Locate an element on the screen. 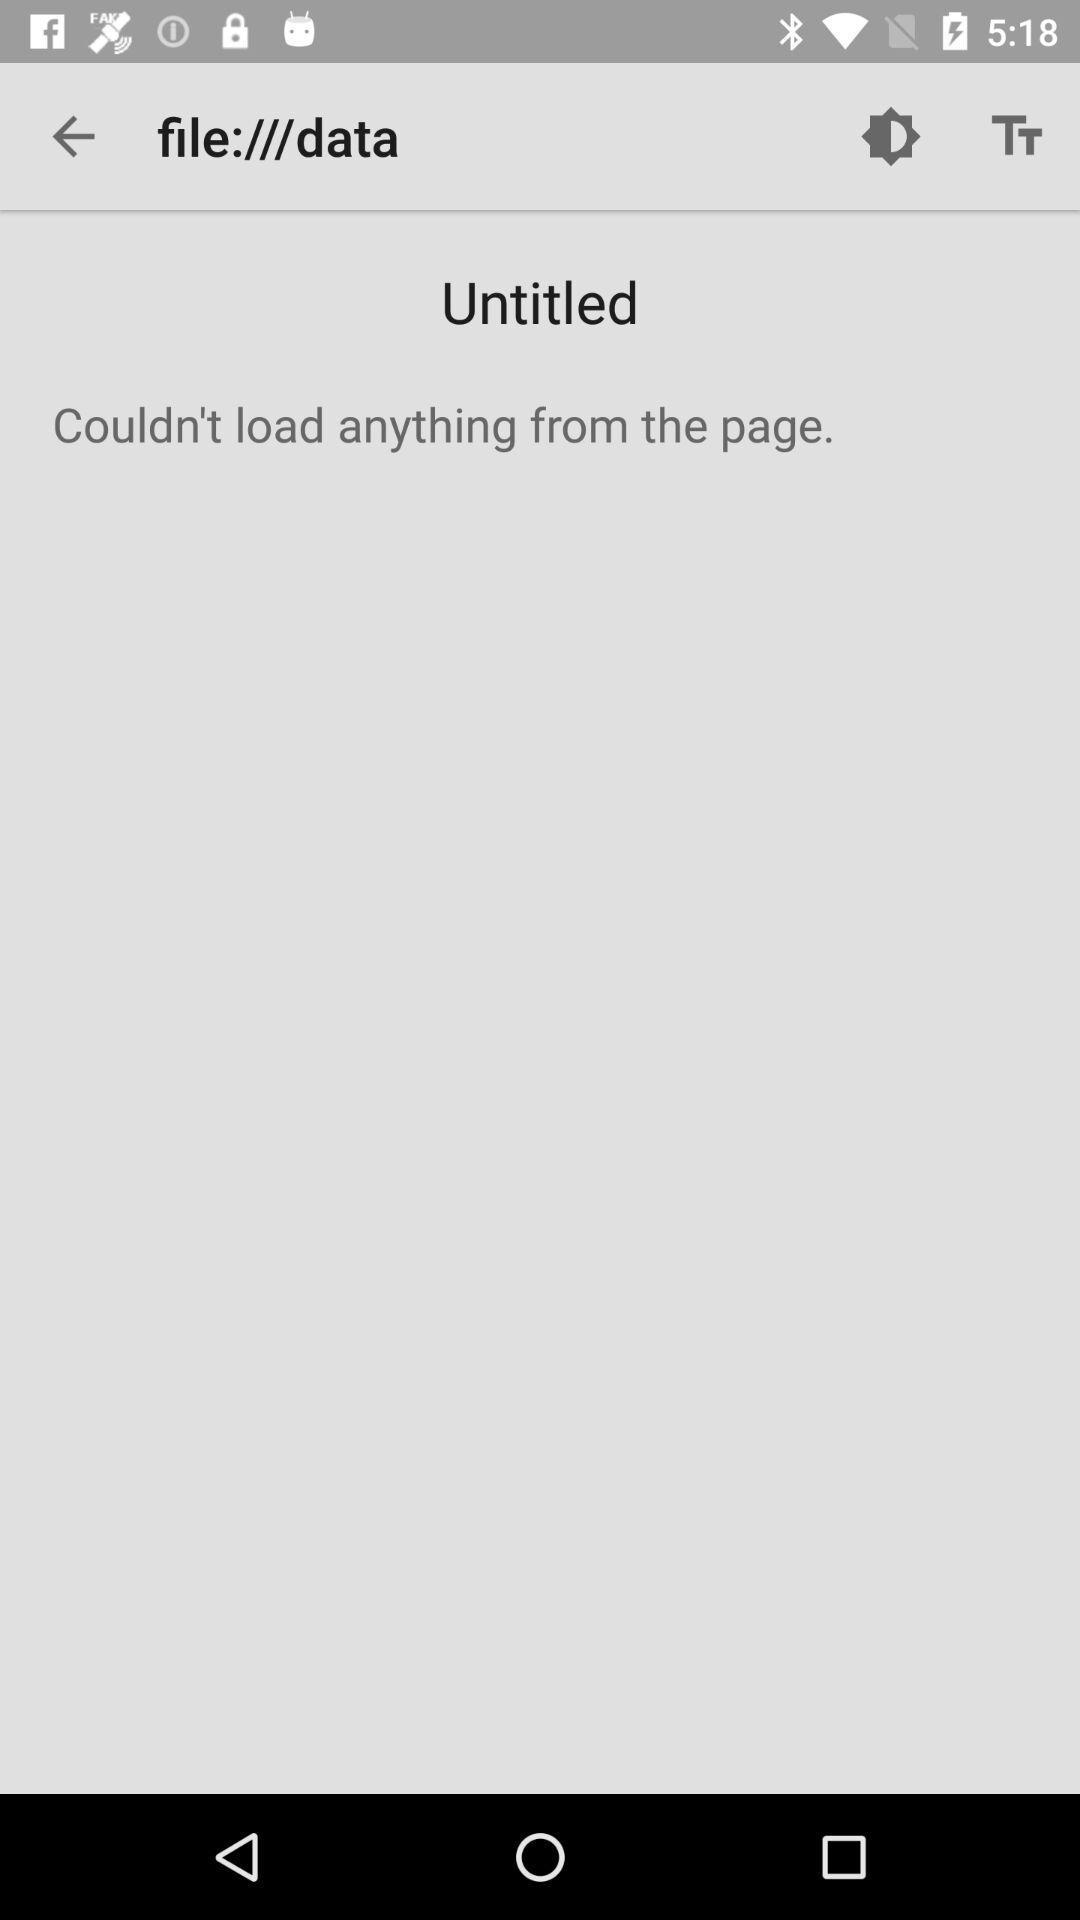 The image size is (1080, 1920). the icon above untitled is located at coordinates (890, 135).